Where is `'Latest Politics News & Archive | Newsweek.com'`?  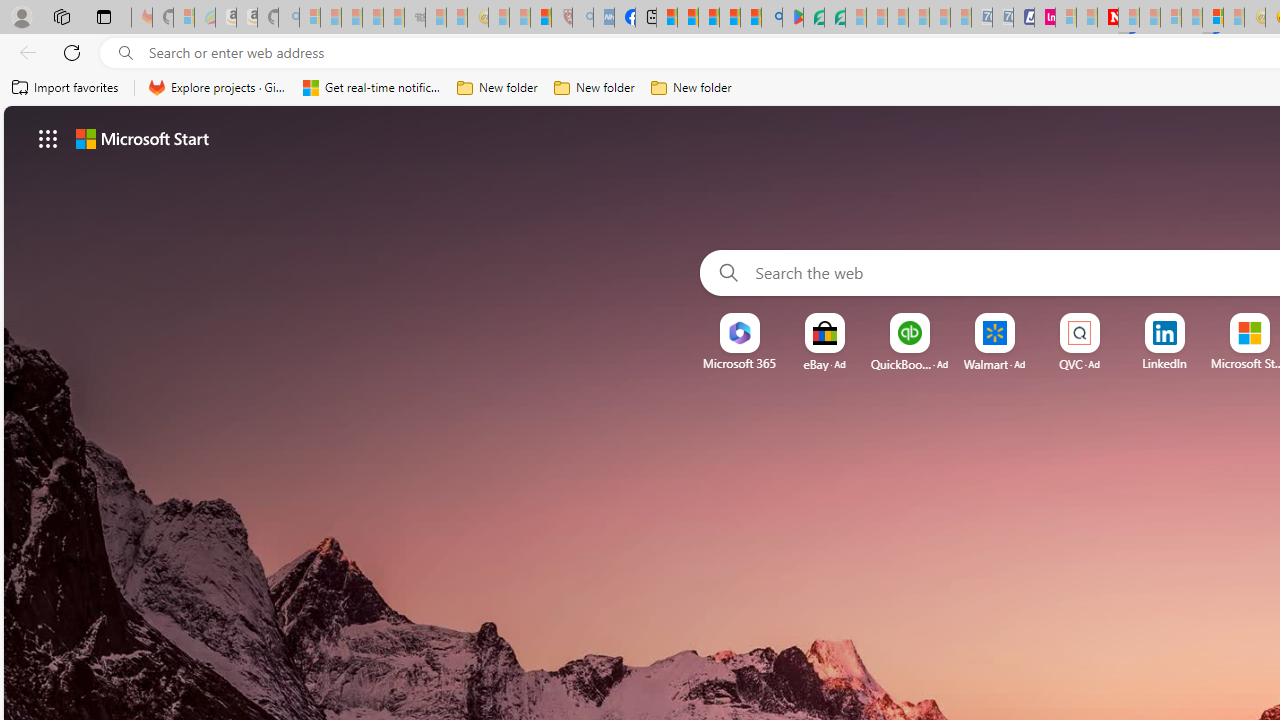
'Latest Politics News & Archive | Newsweek.com' is located at coordinates (1106, 17).